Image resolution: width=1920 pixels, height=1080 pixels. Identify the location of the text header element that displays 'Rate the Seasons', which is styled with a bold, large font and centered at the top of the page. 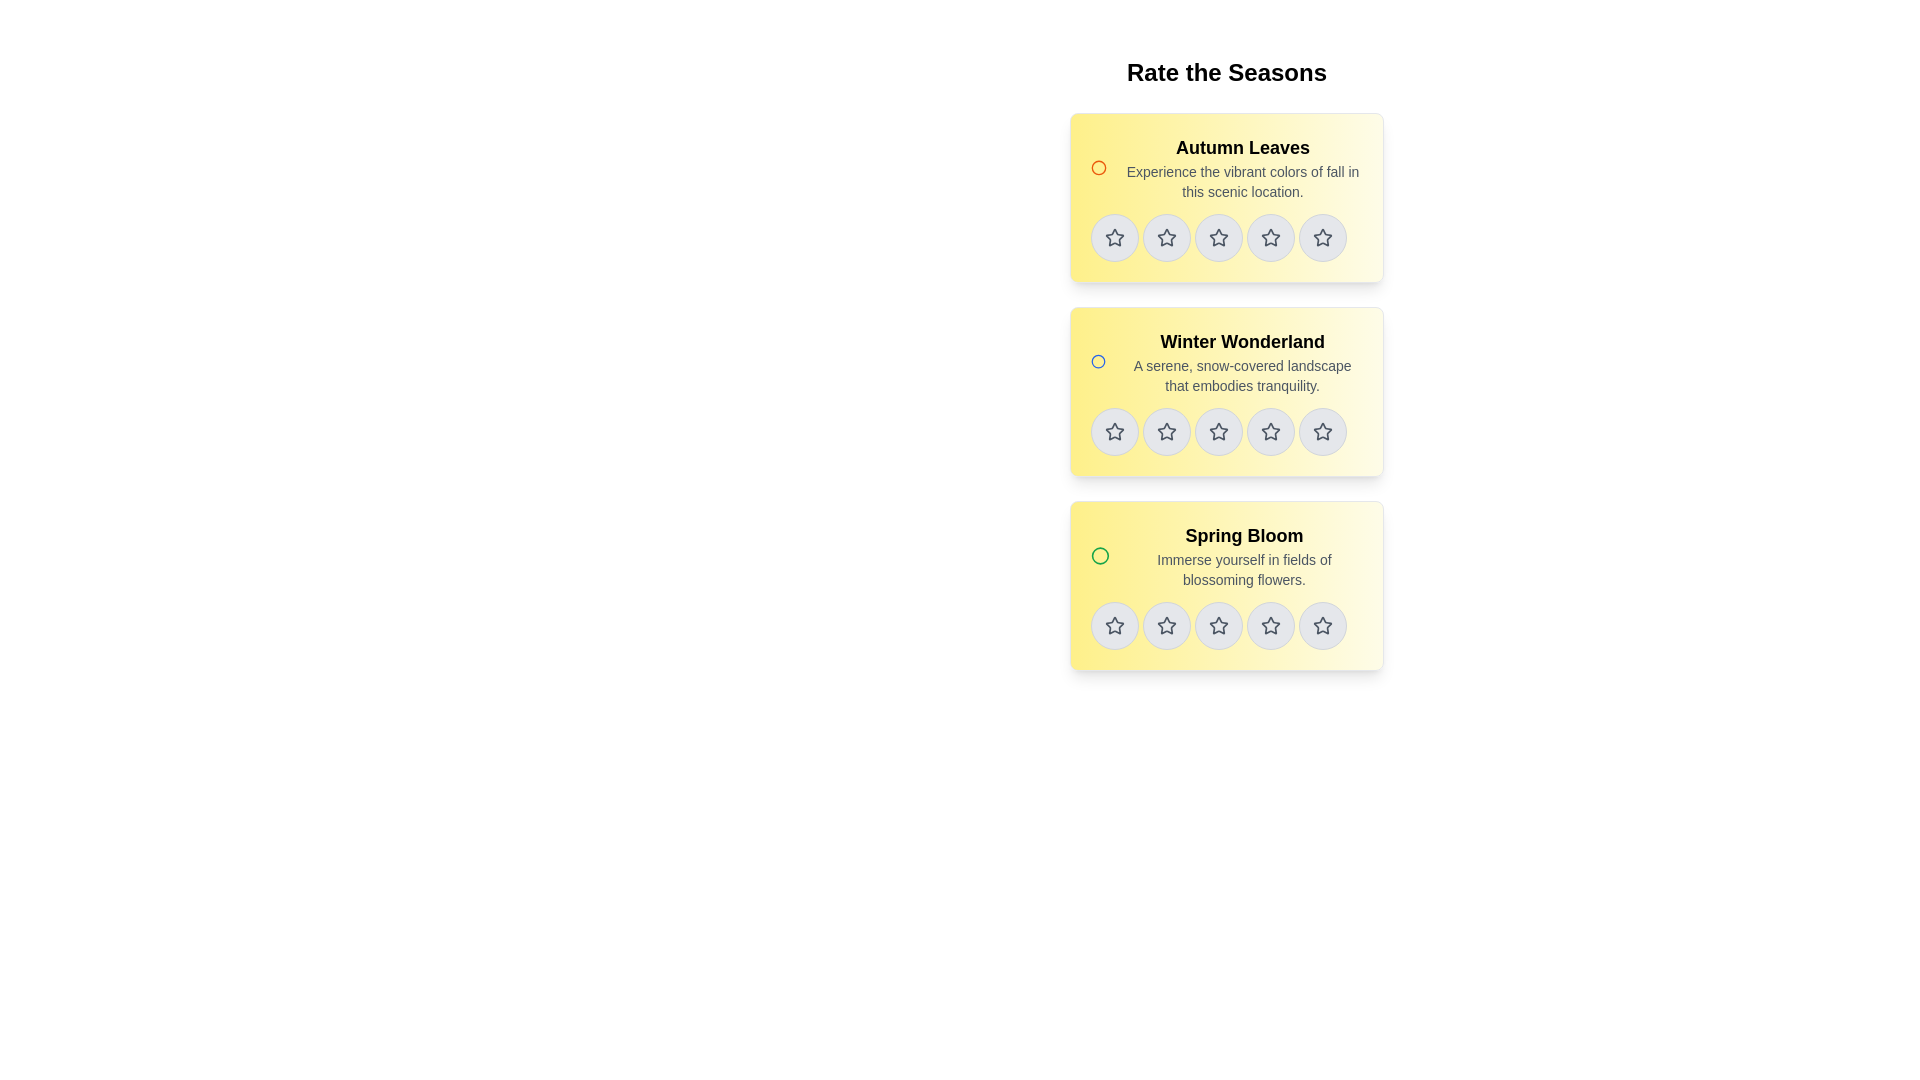
(1226, 72).